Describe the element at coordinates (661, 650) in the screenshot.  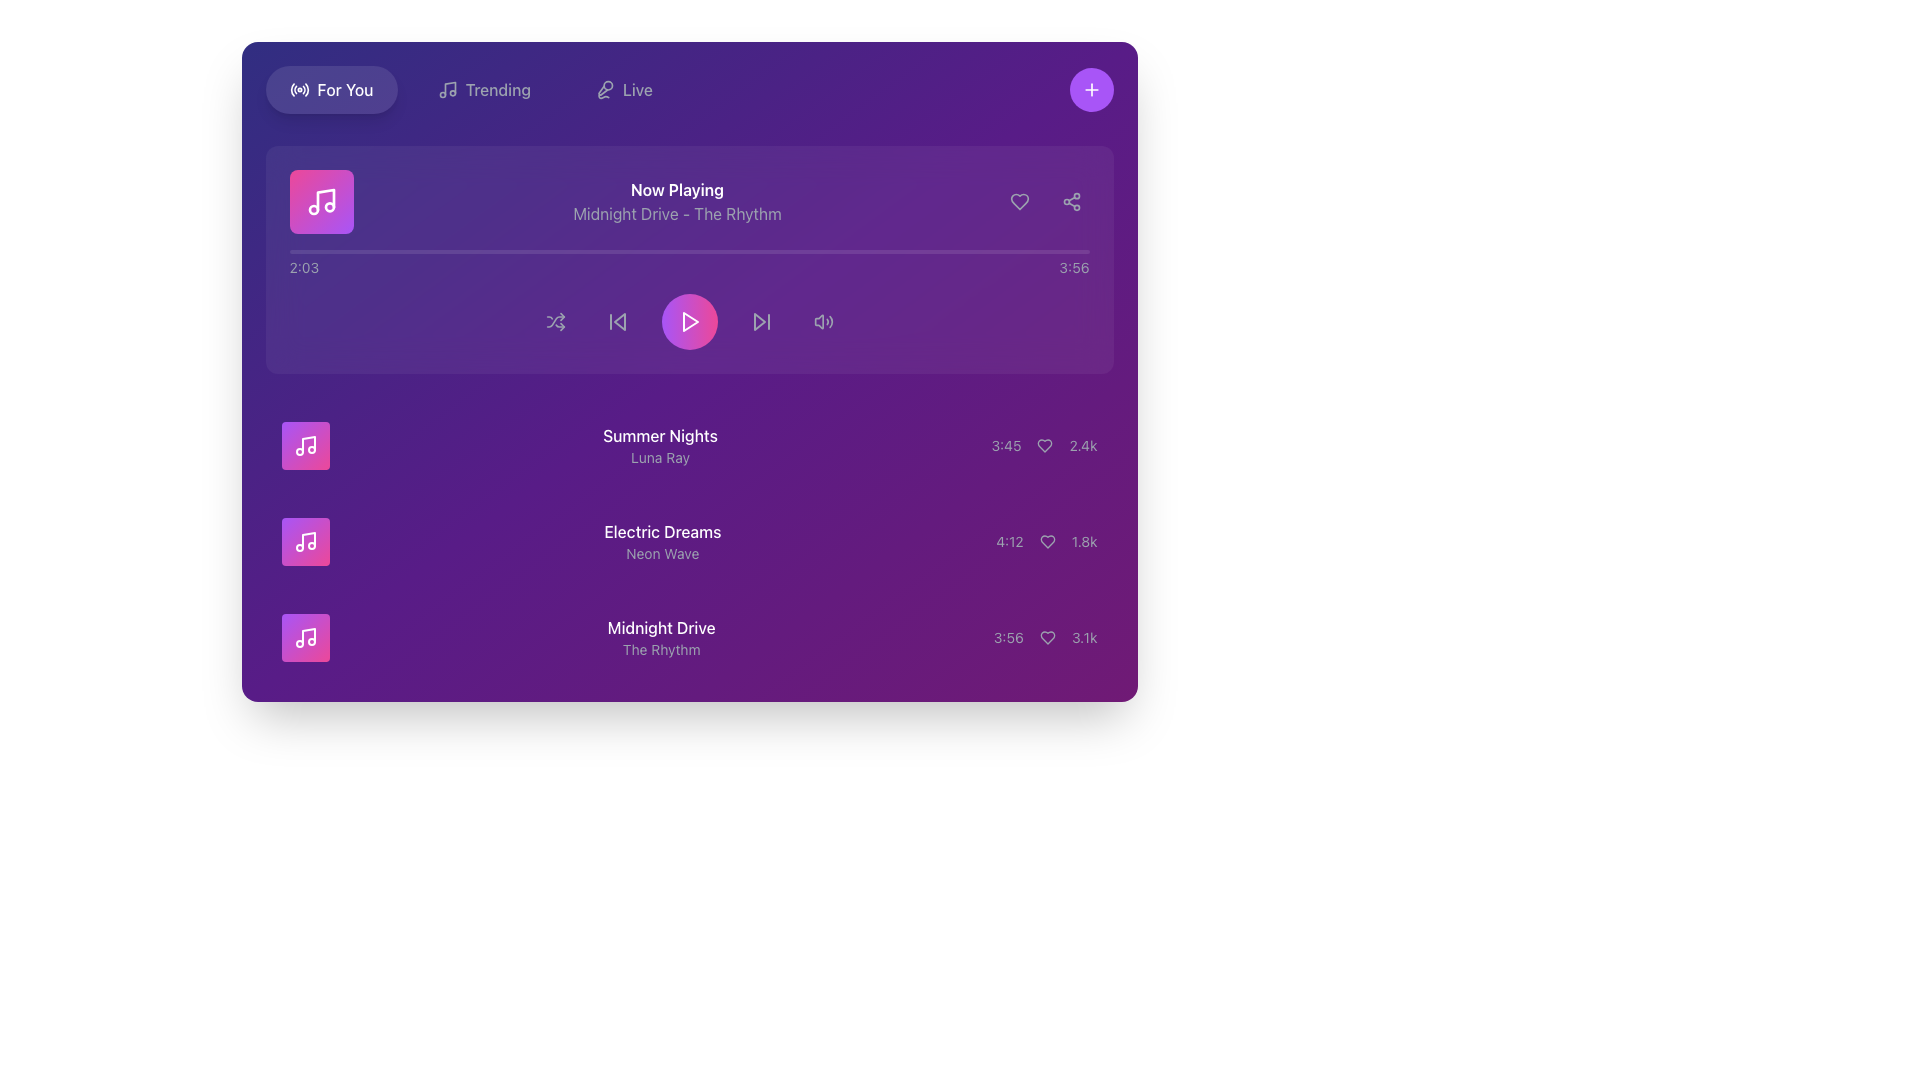
I see `information from the subtitle text element labeled 'The Rhythm' which is displayed in a muted gray color directly beneath the title 'Midnight Drive'` at that location.